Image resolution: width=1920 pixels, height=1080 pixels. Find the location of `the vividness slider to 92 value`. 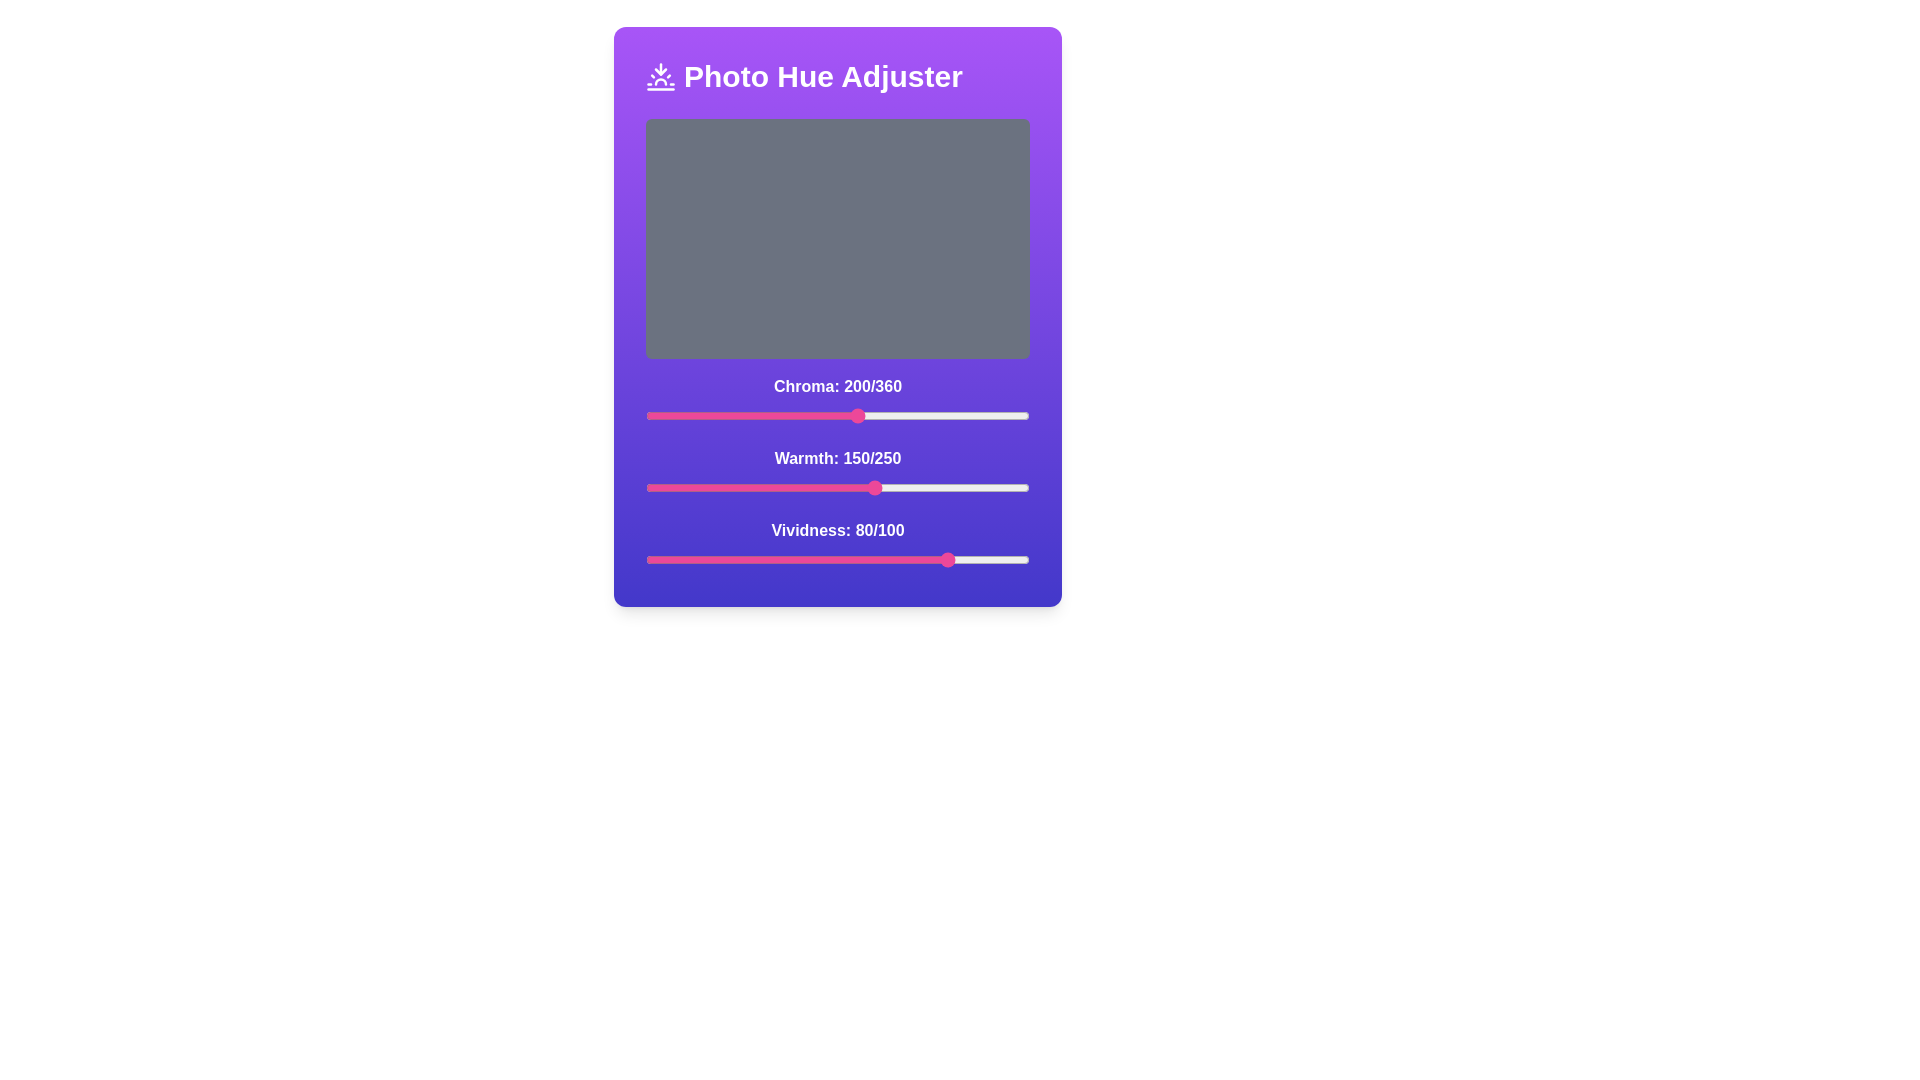

the vividness slider to 92 value is located at coordinates (999, 559).